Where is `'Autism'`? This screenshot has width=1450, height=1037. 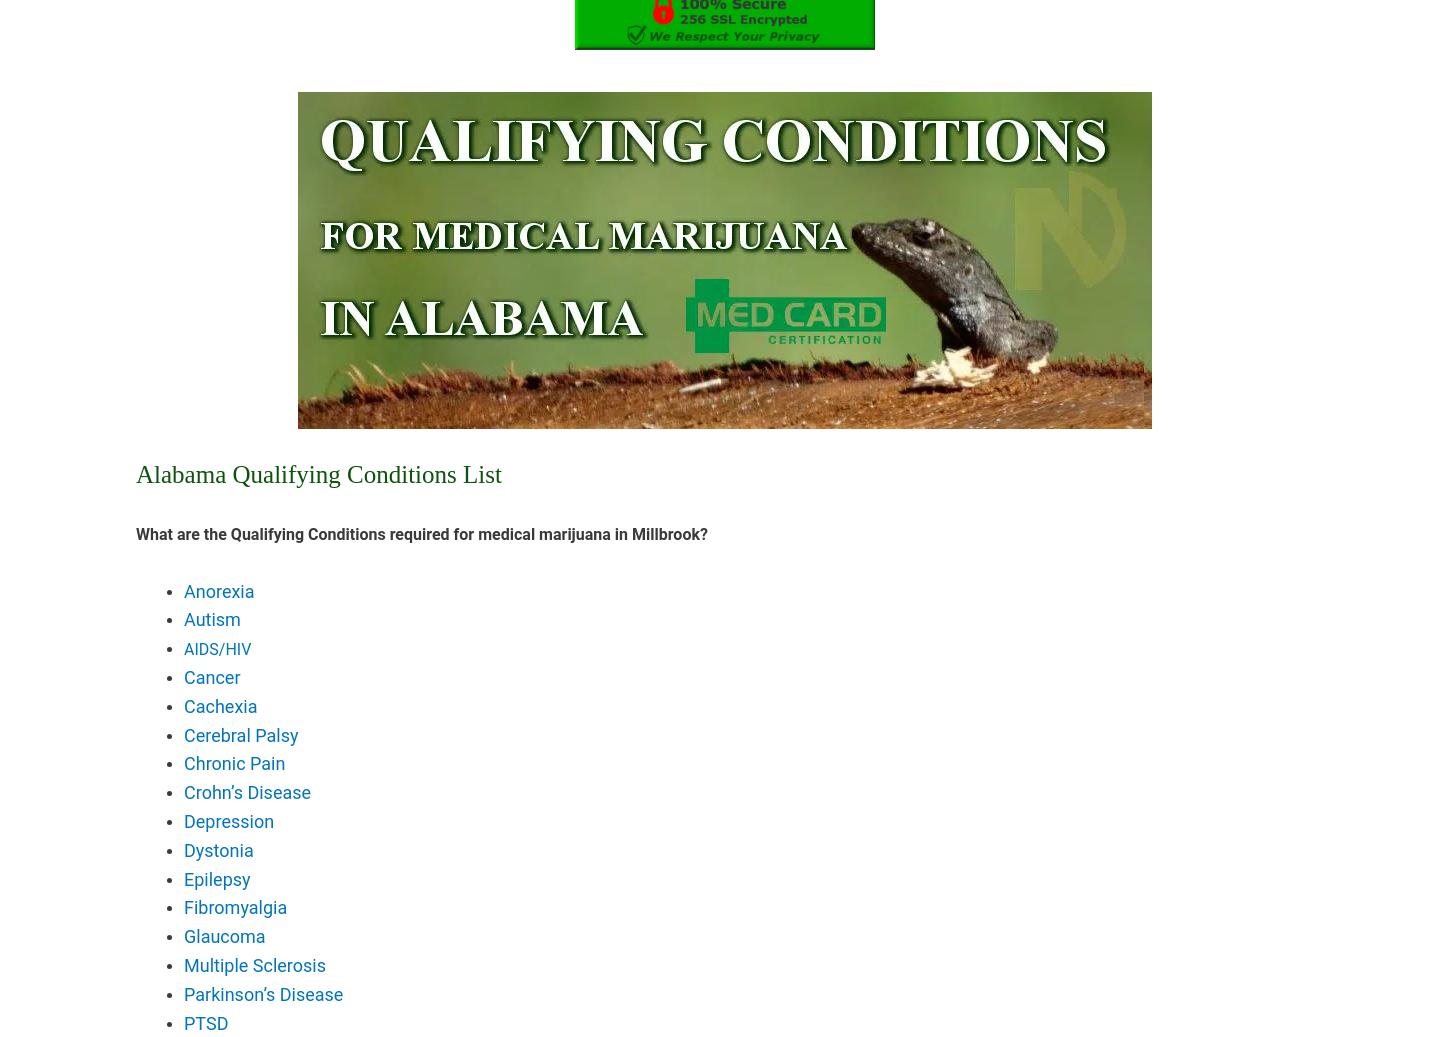 'Autism' is located at coordinates (210, 619).